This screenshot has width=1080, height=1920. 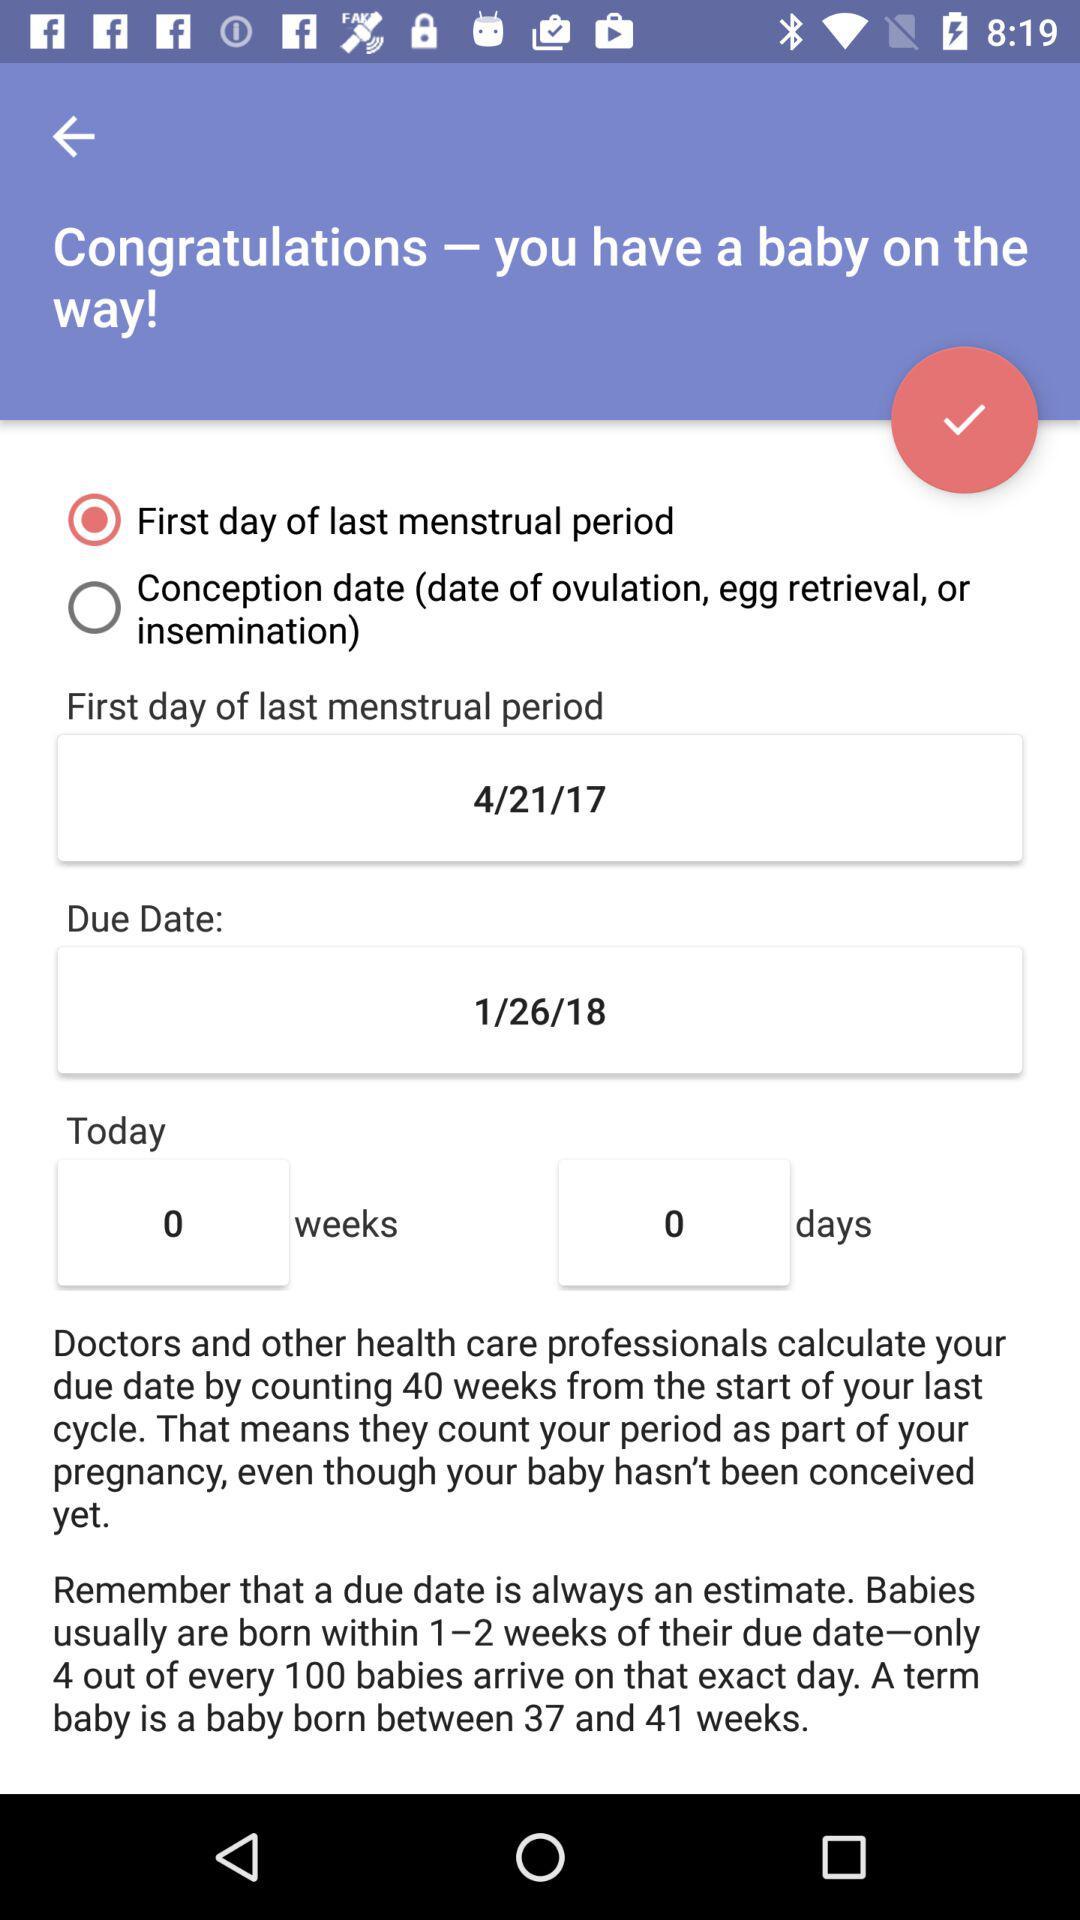 What do you see at coordinates (540, 1010) in the screenshot?
I see `icon above the today item` at bounding box center [540, 1010].